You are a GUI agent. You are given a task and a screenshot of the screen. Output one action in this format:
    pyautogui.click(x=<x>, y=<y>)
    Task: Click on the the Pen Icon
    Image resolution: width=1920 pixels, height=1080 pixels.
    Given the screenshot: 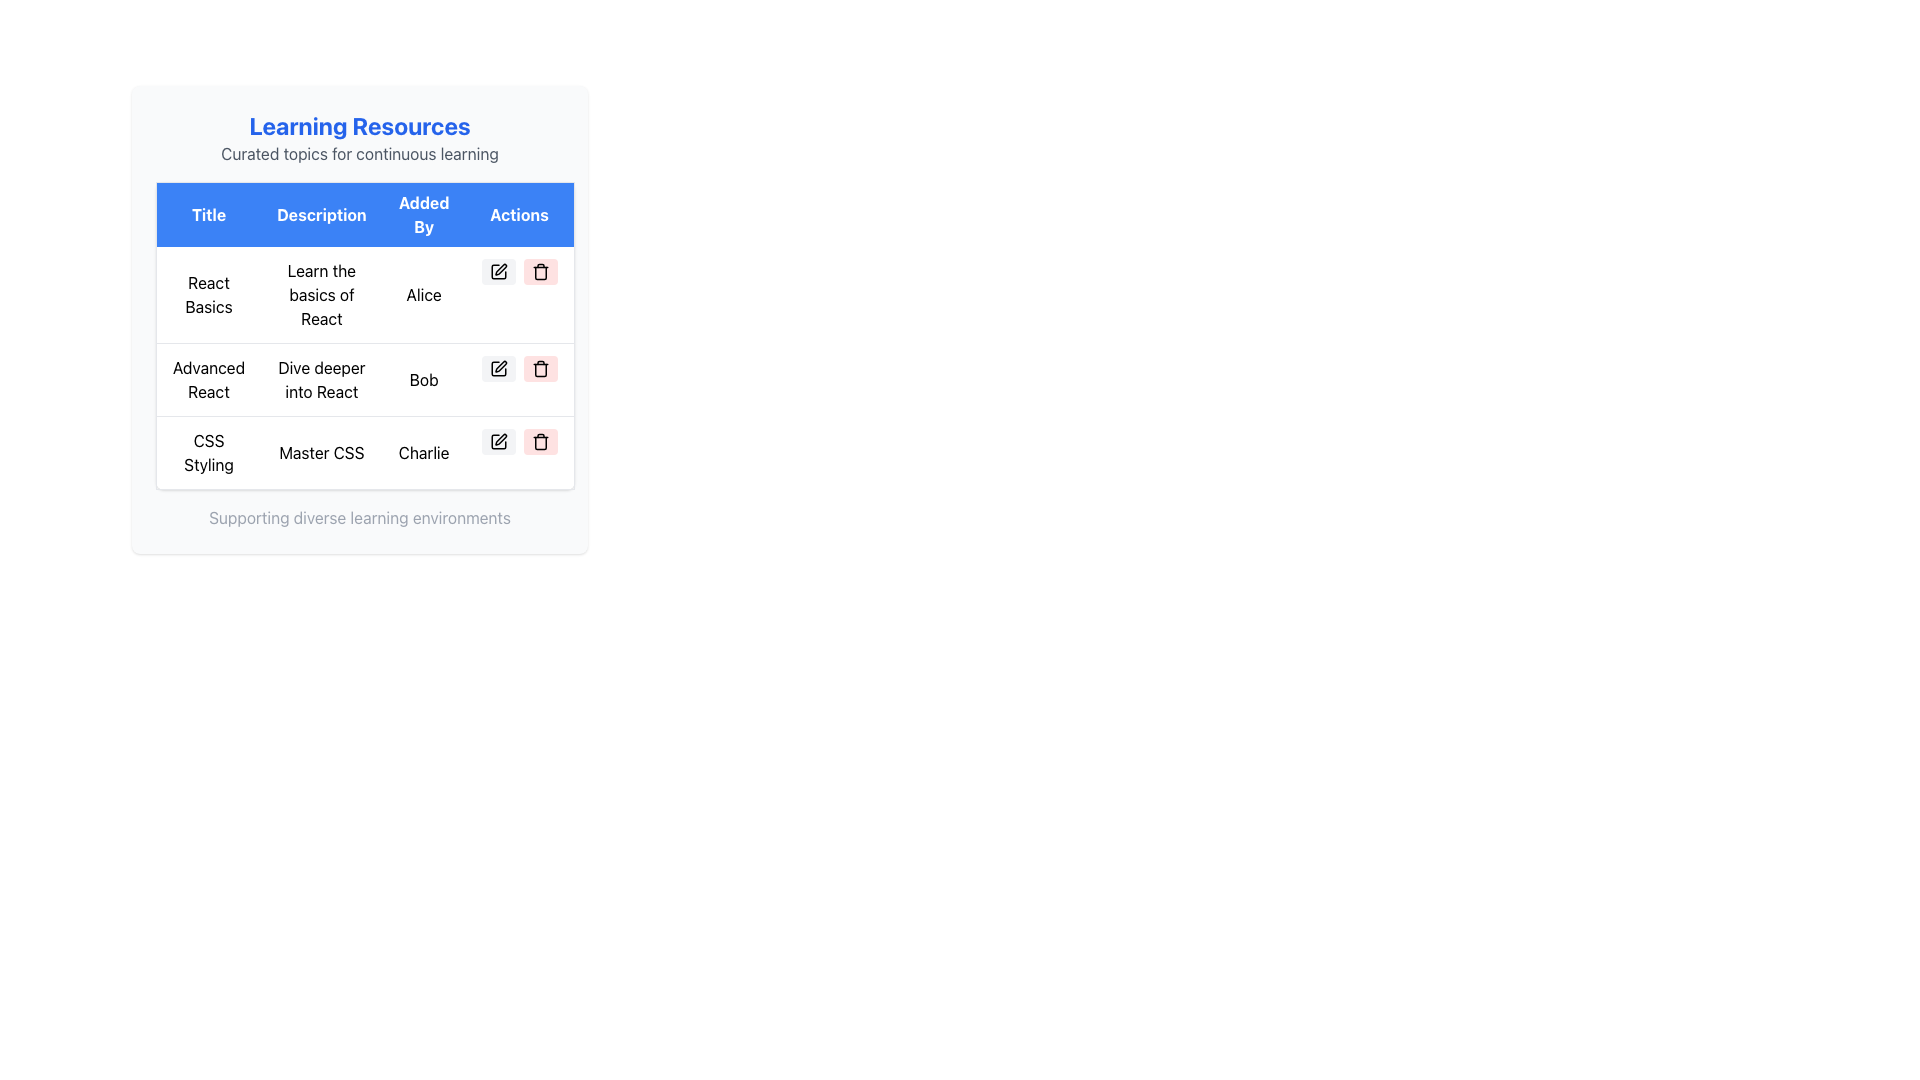 What is the action you would take?
    pyautogui.click(x=500, y=366)
    